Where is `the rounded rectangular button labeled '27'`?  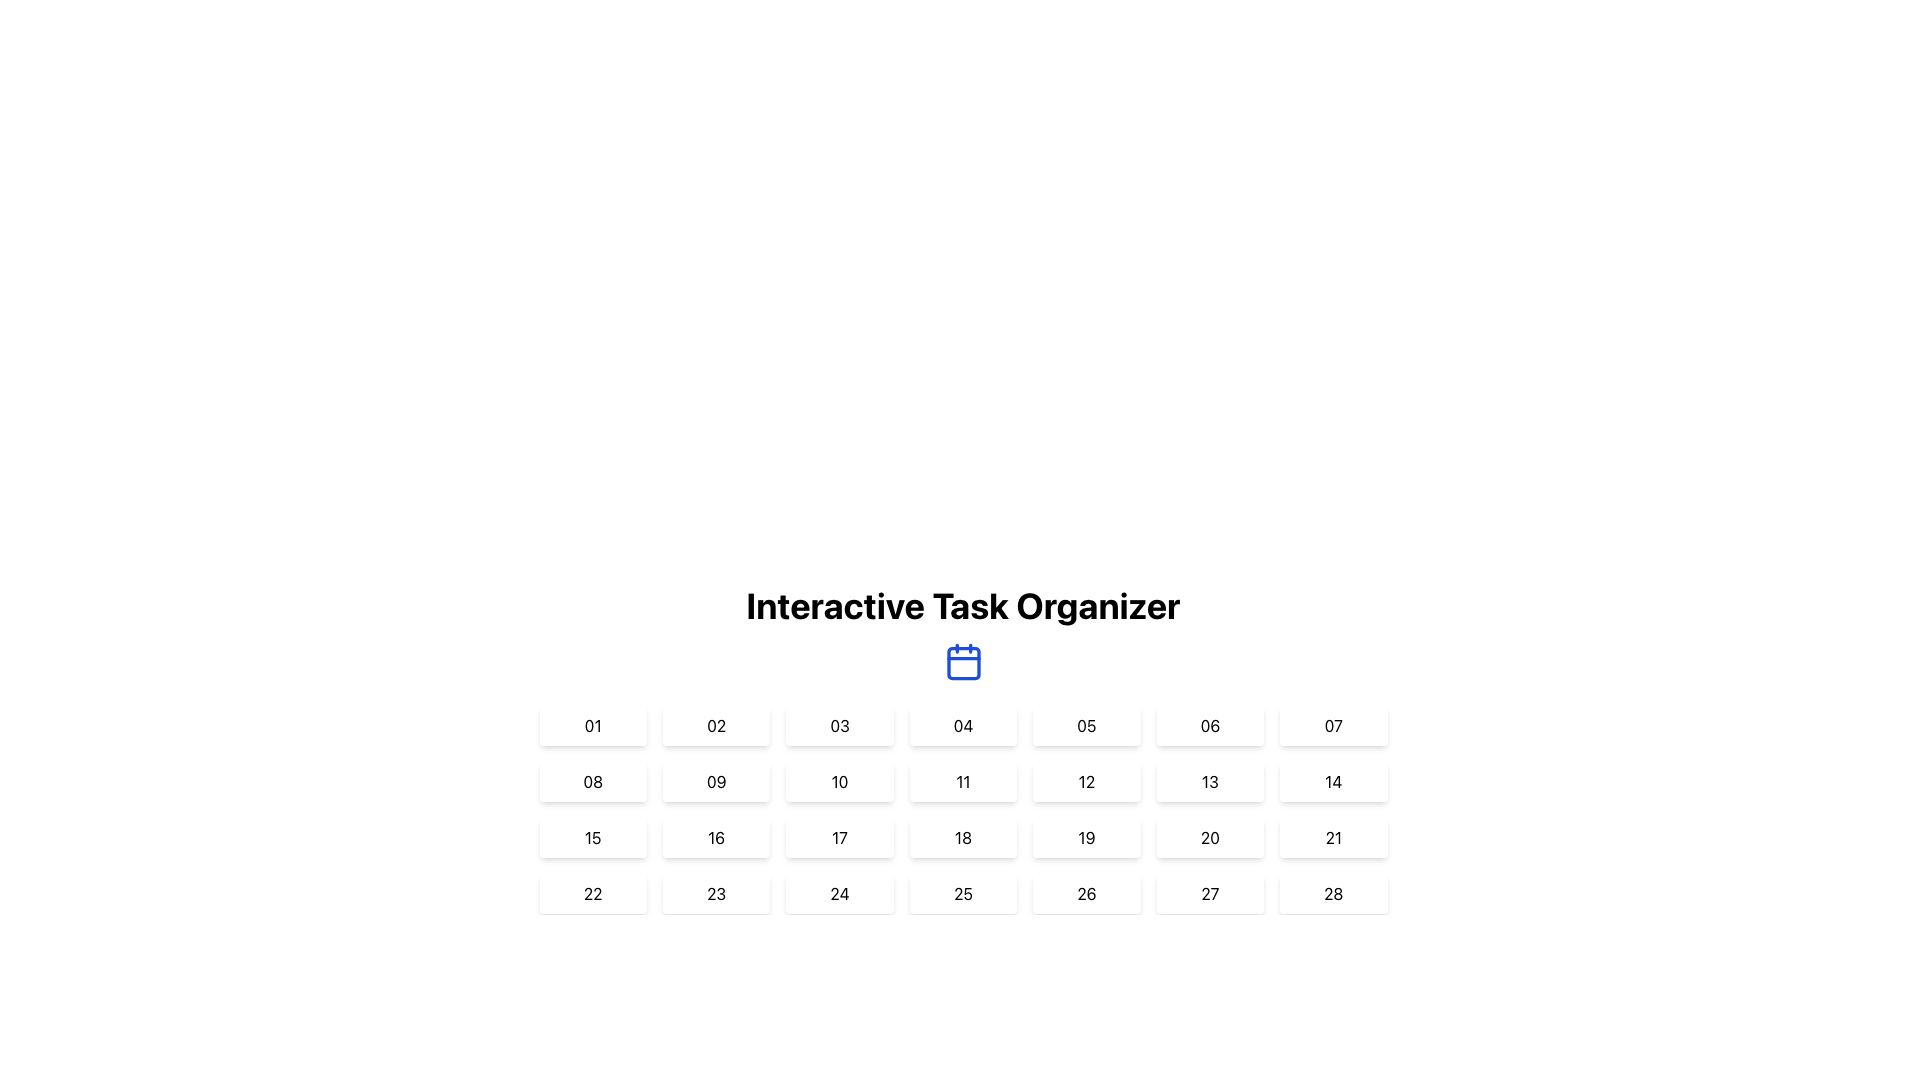
the rounded rectangular button labeled '27' is located at coordinates (1209, 893).